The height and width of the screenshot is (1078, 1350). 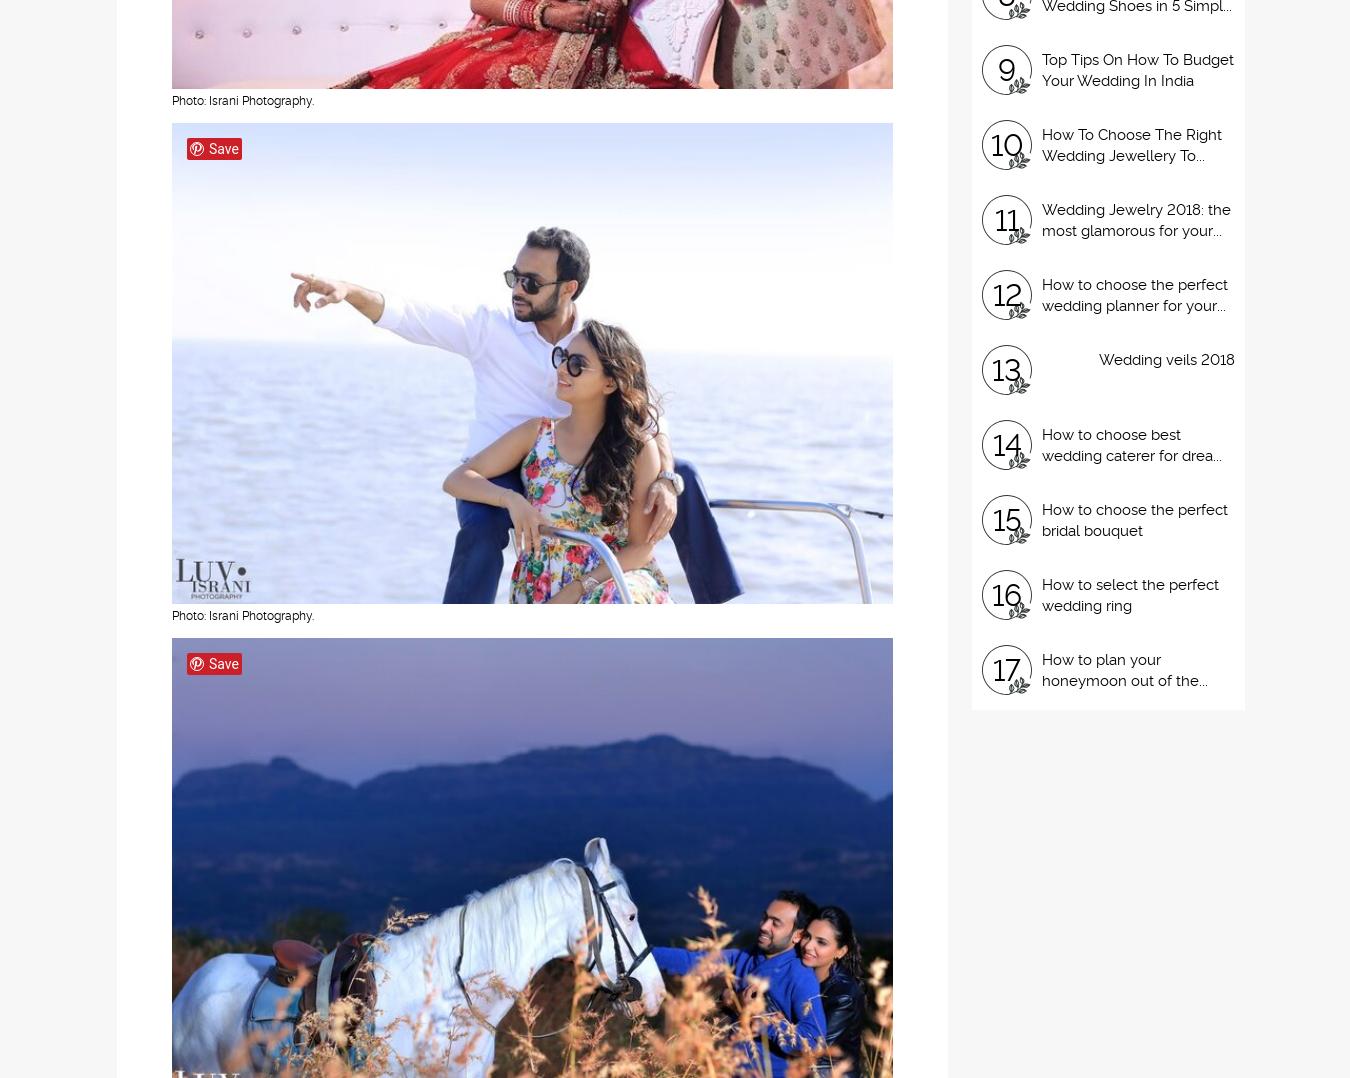 I want to click on 'Mailys and Berlin have shown the world that a long distance relationship can still work when people are in love.', so click(x=814, y=182).